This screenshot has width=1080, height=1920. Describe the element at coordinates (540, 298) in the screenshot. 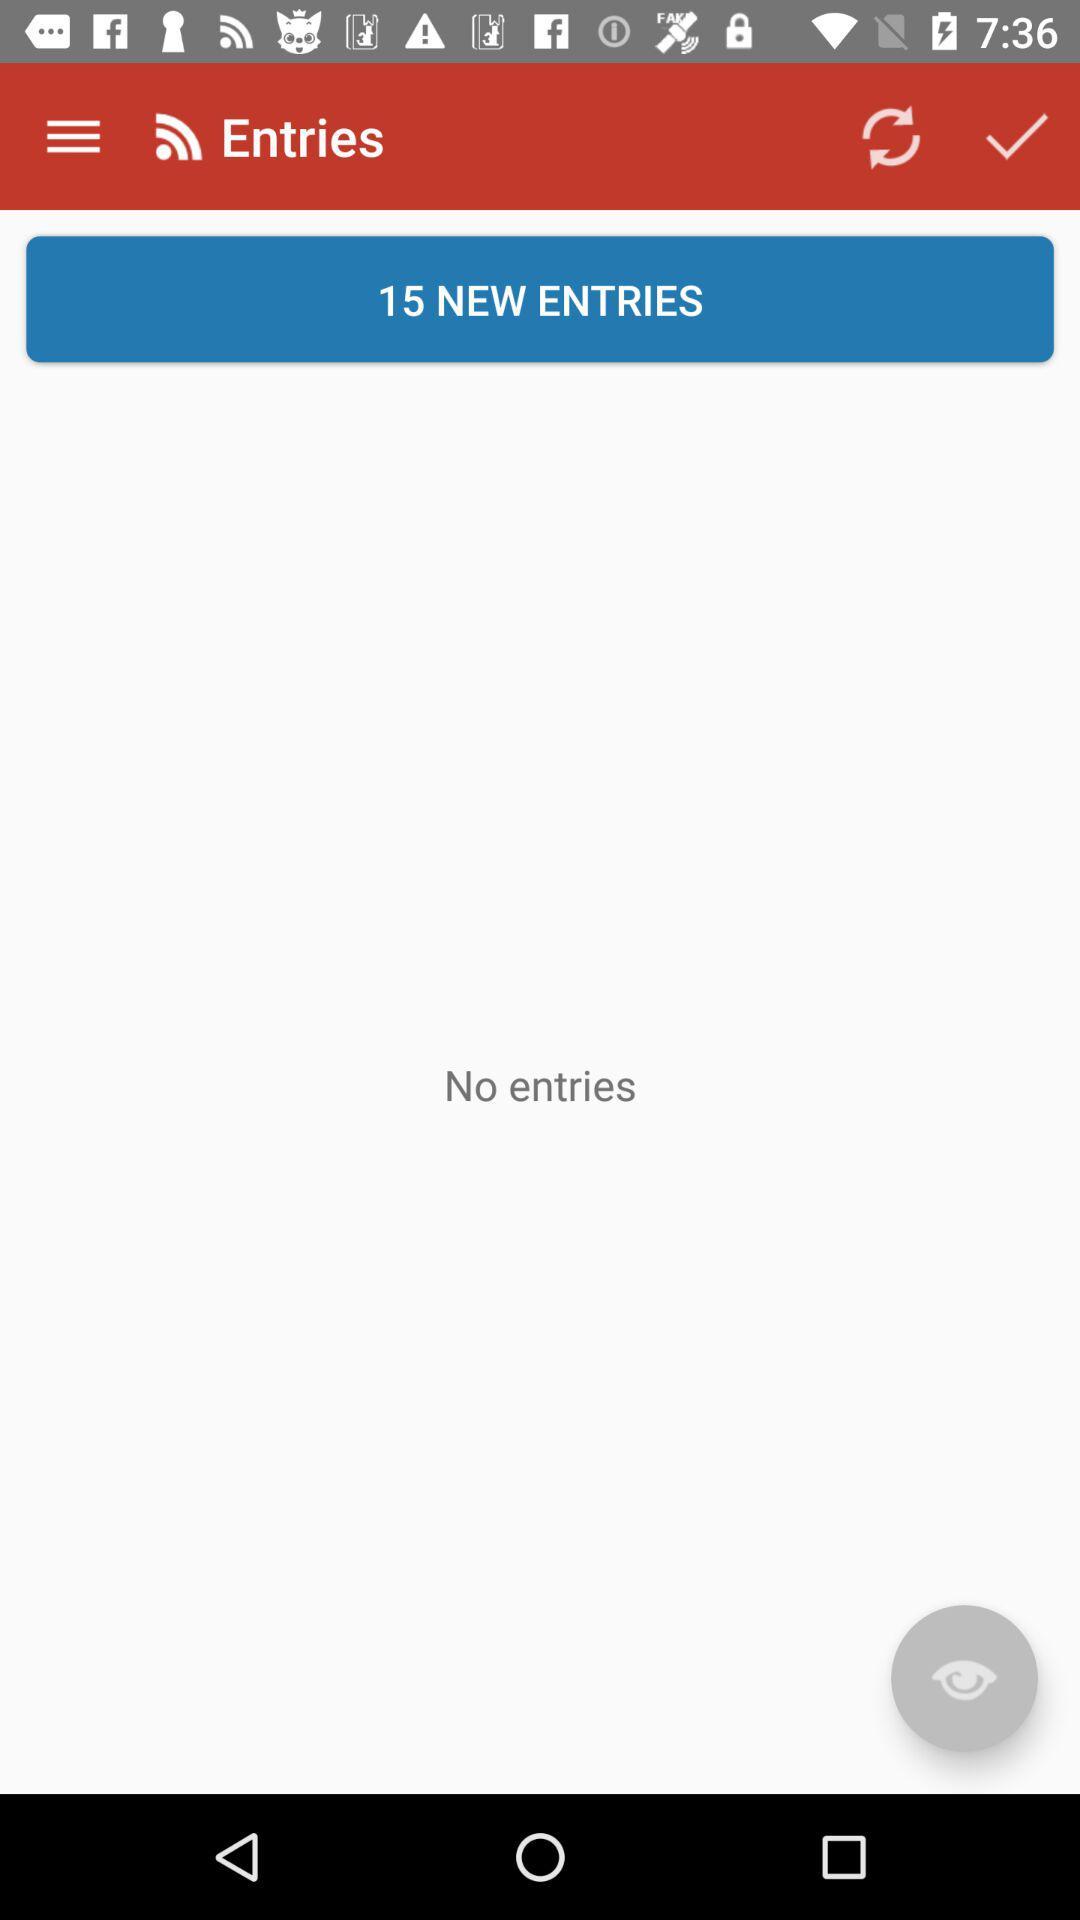

I see `the 15 new entries button` at that location.